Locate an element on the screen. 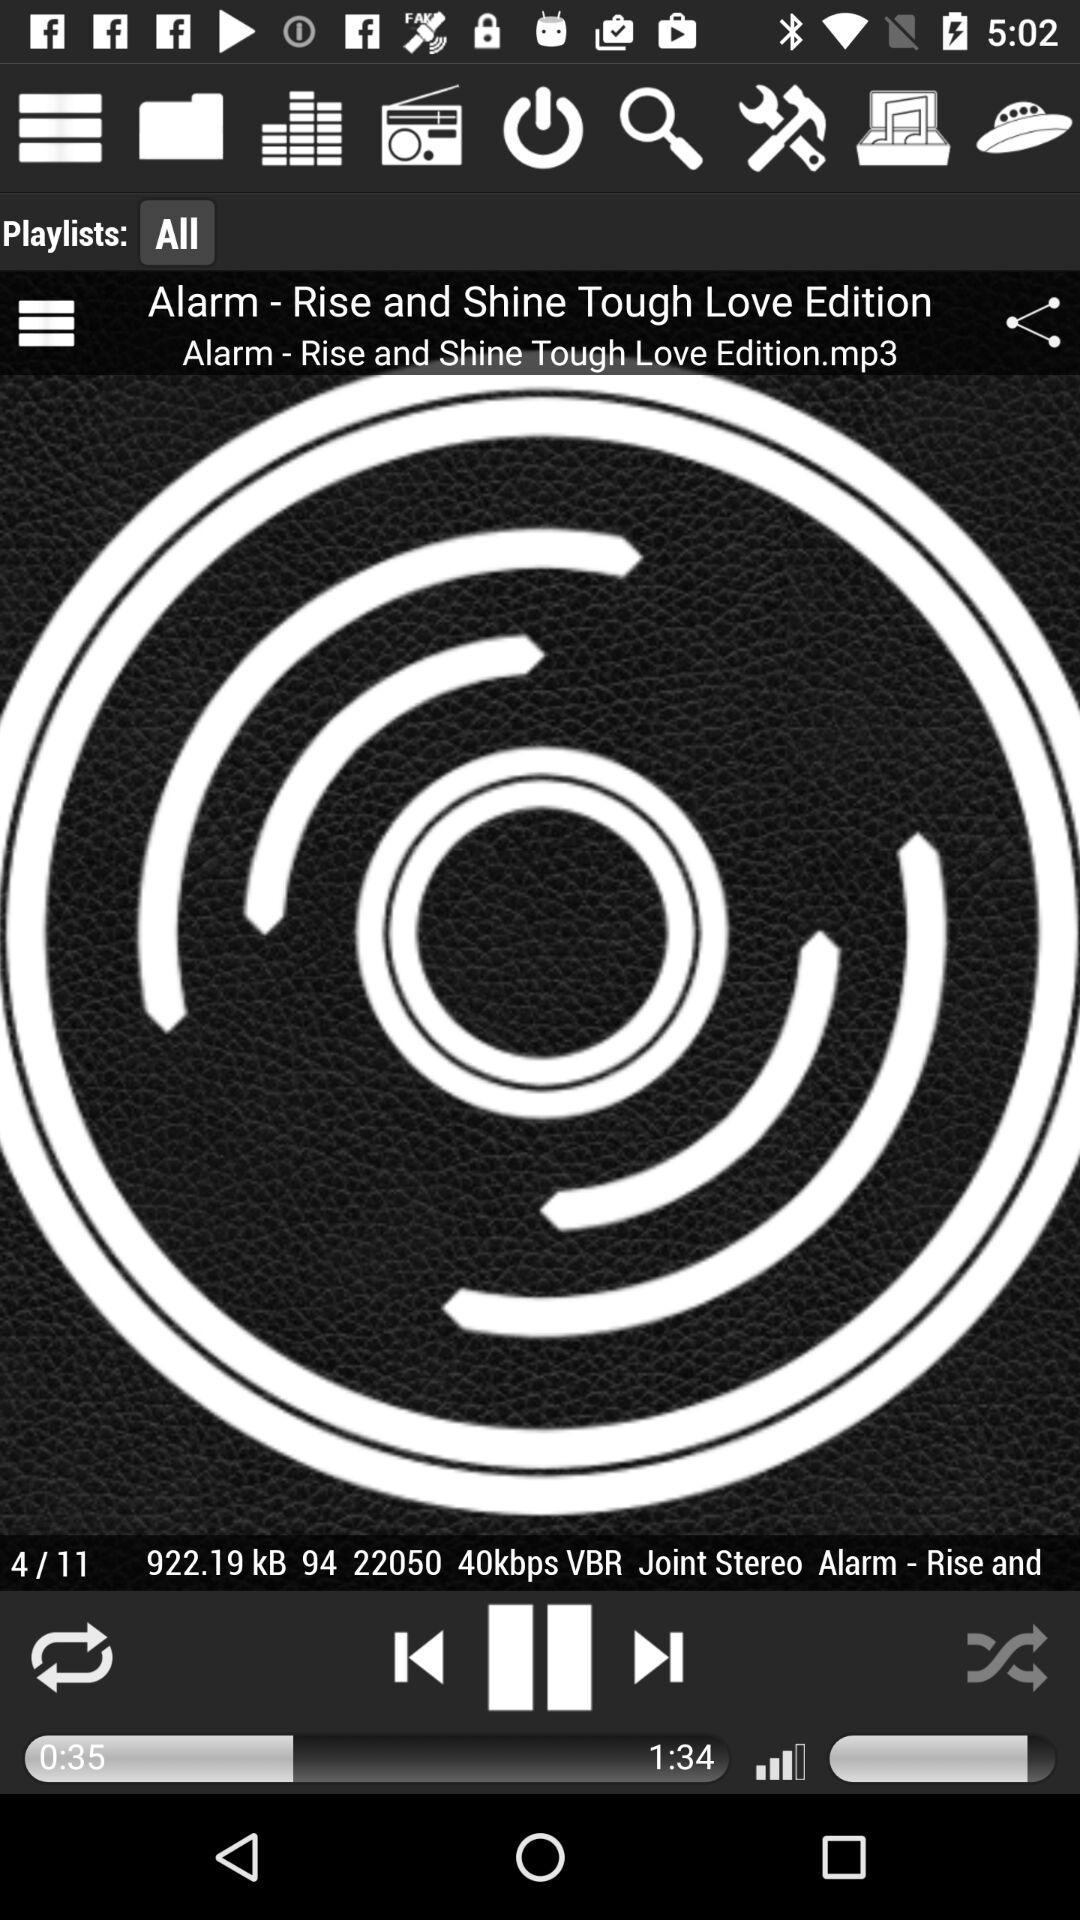 This screenshot has height=1920, width=1080. icon above 922 19 kb app is located at coordinates (1033, 323).